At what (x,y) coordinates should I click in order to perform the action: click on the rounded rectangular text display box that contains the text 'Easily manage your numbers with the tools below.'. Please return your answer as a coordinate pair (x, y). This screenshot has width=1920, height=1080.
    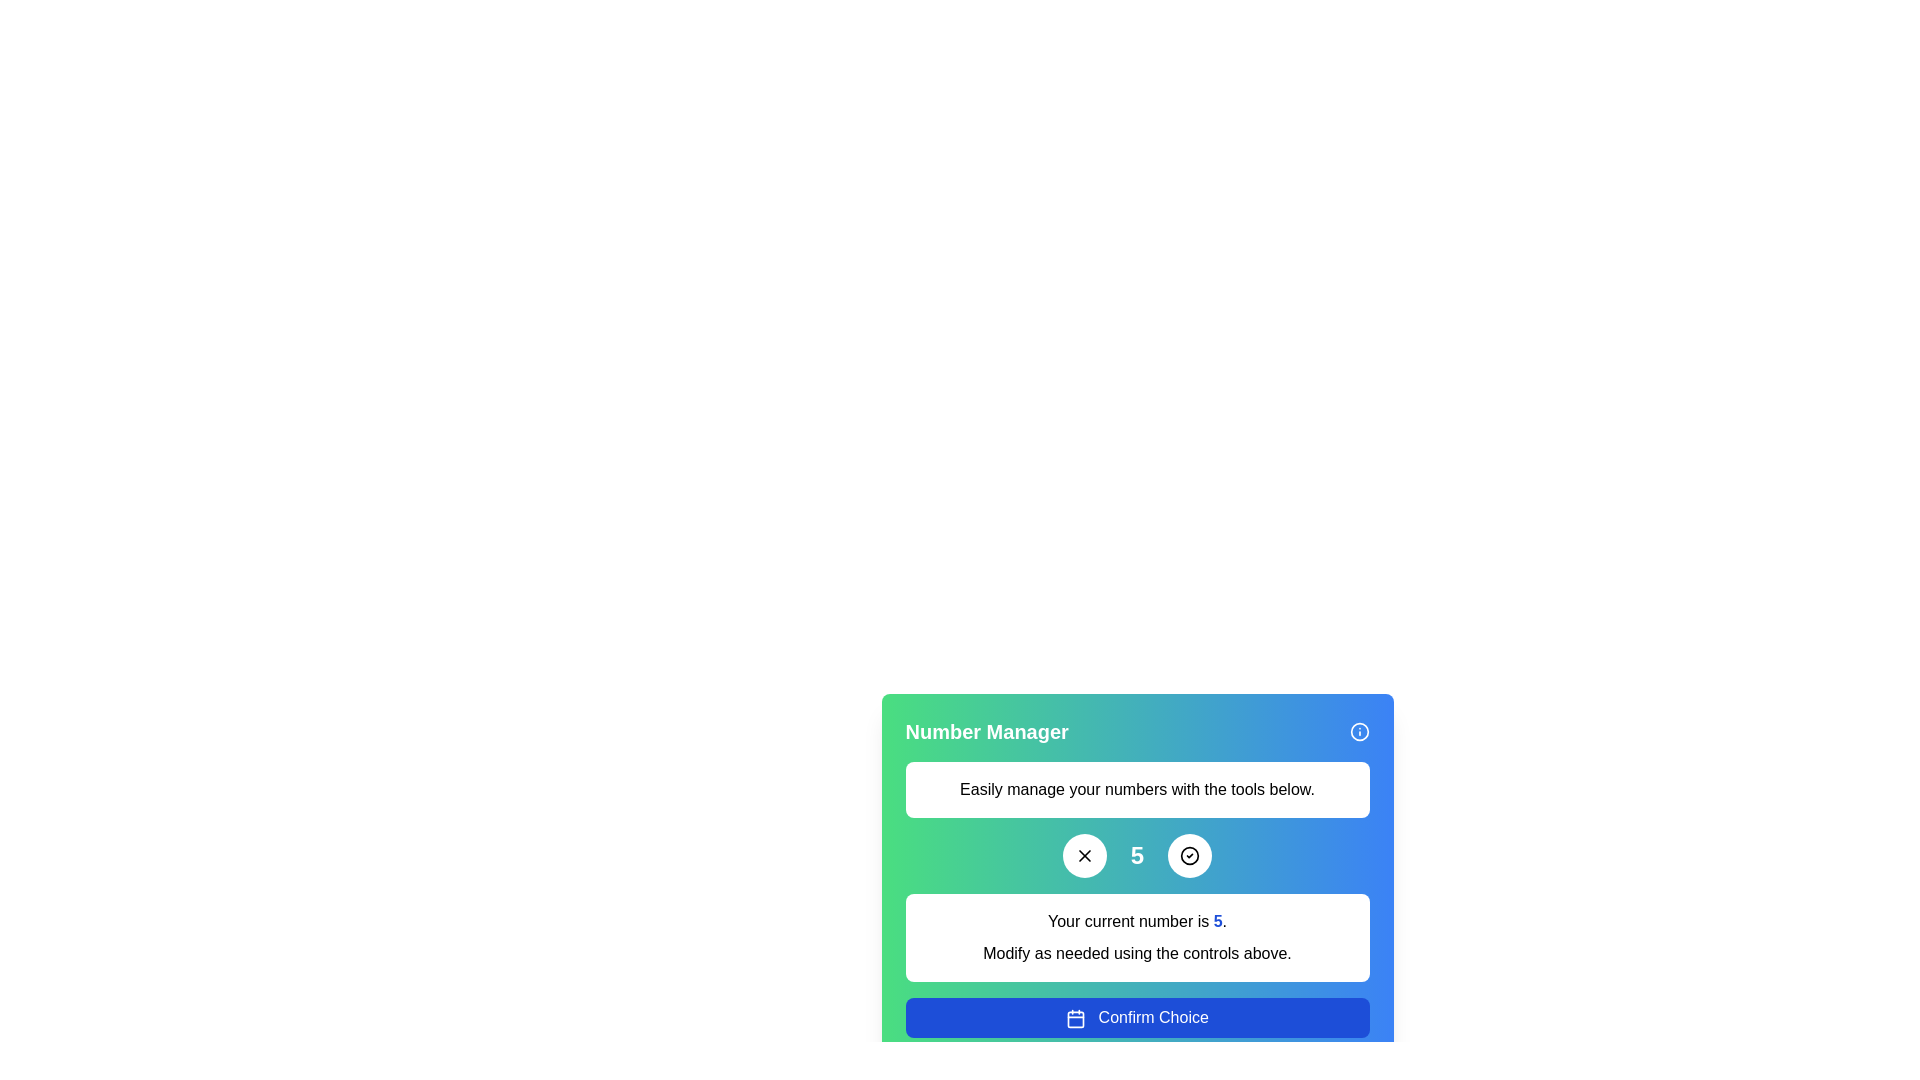
    Looking at the image, I should click on (1137, 789).